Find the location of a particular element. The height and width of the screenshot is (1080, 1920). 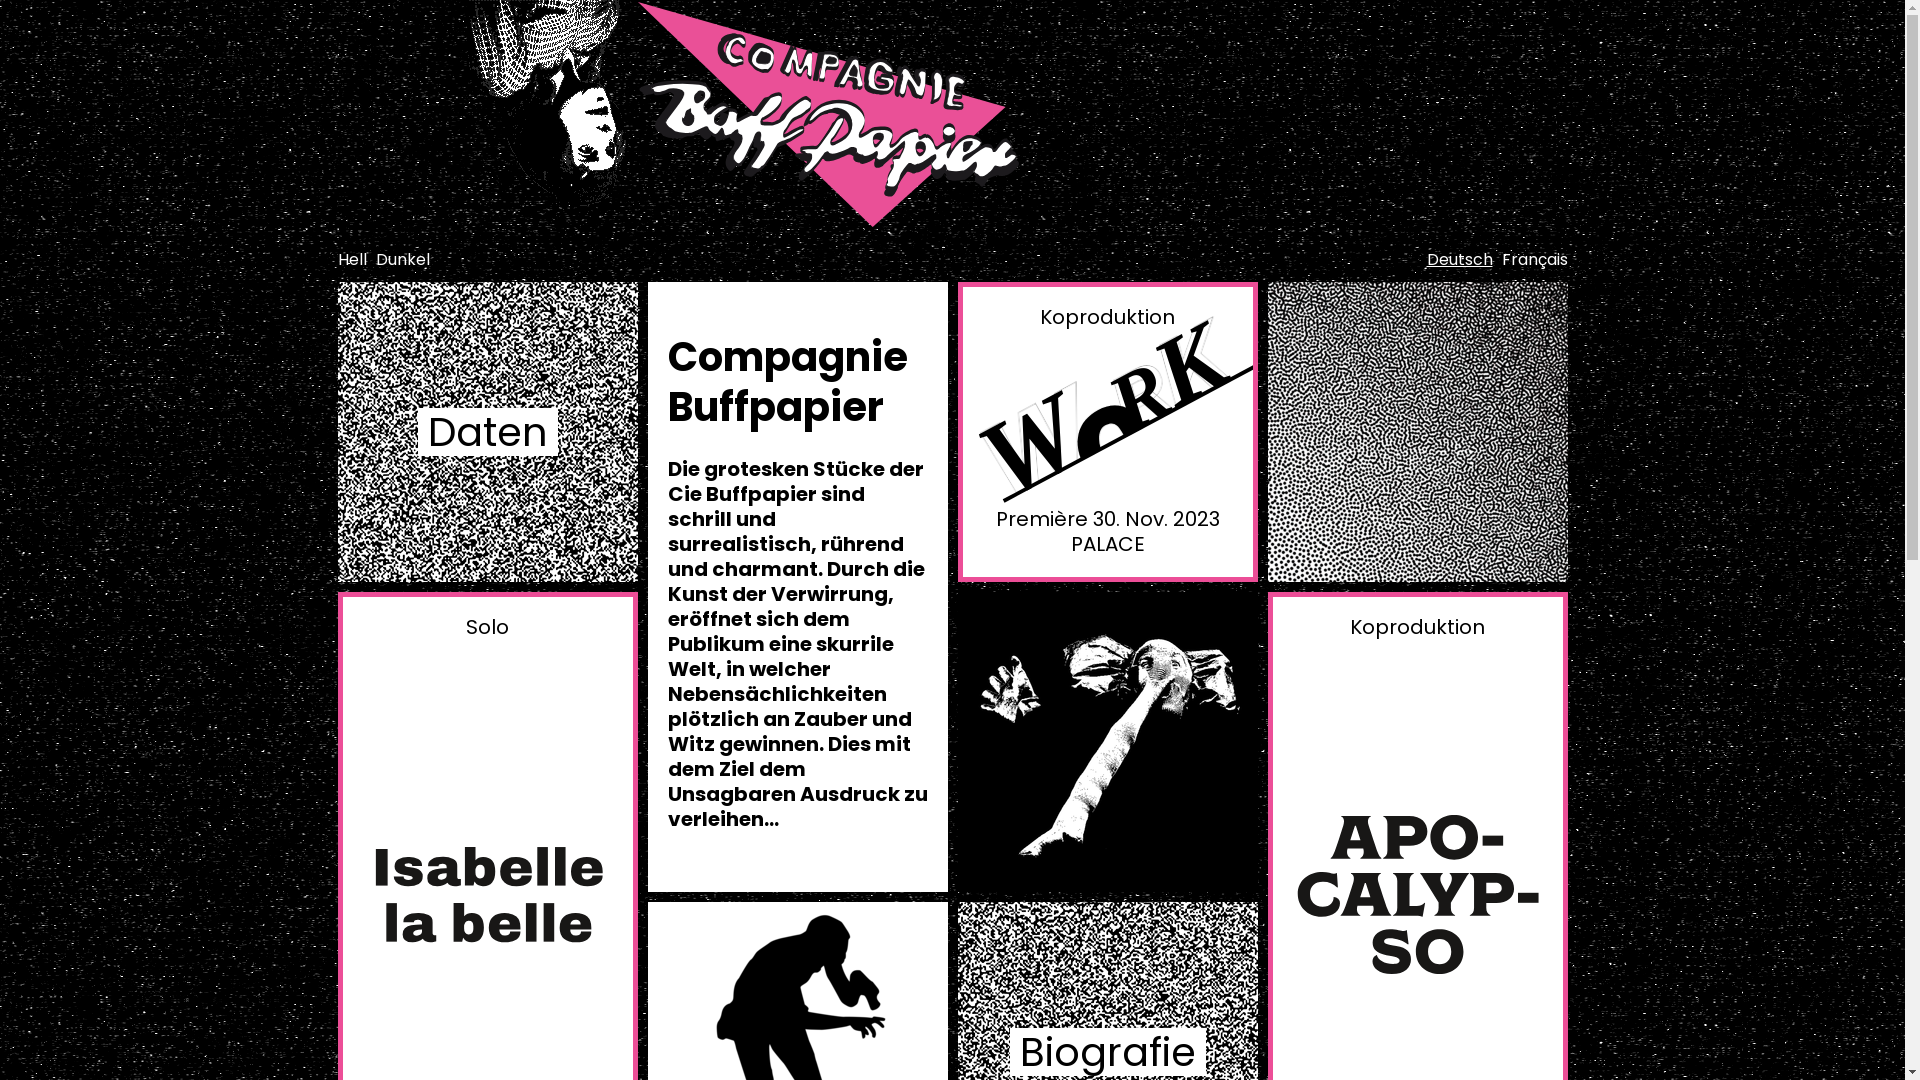

'Daten' is located at coordinates (488, 431).